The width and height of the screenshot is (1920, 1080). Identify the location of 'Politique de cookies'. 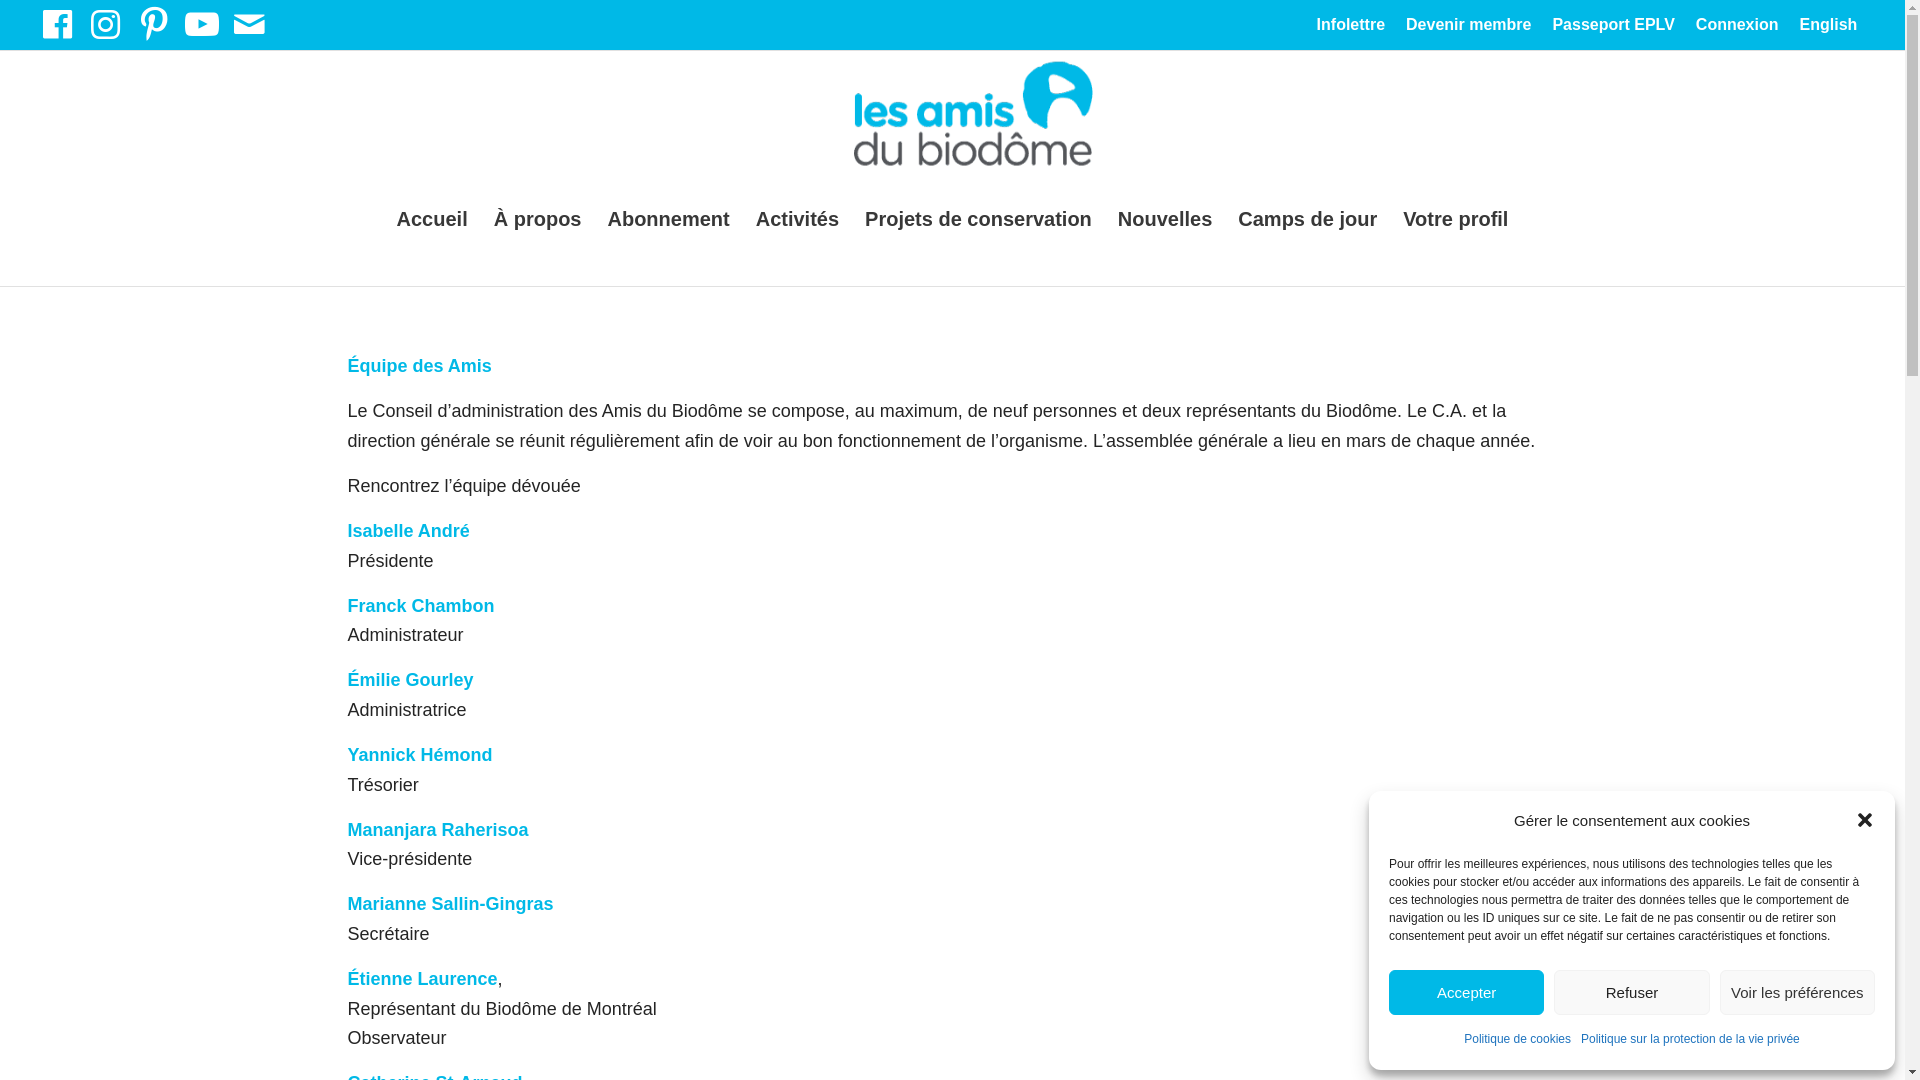
(1464, 1039).